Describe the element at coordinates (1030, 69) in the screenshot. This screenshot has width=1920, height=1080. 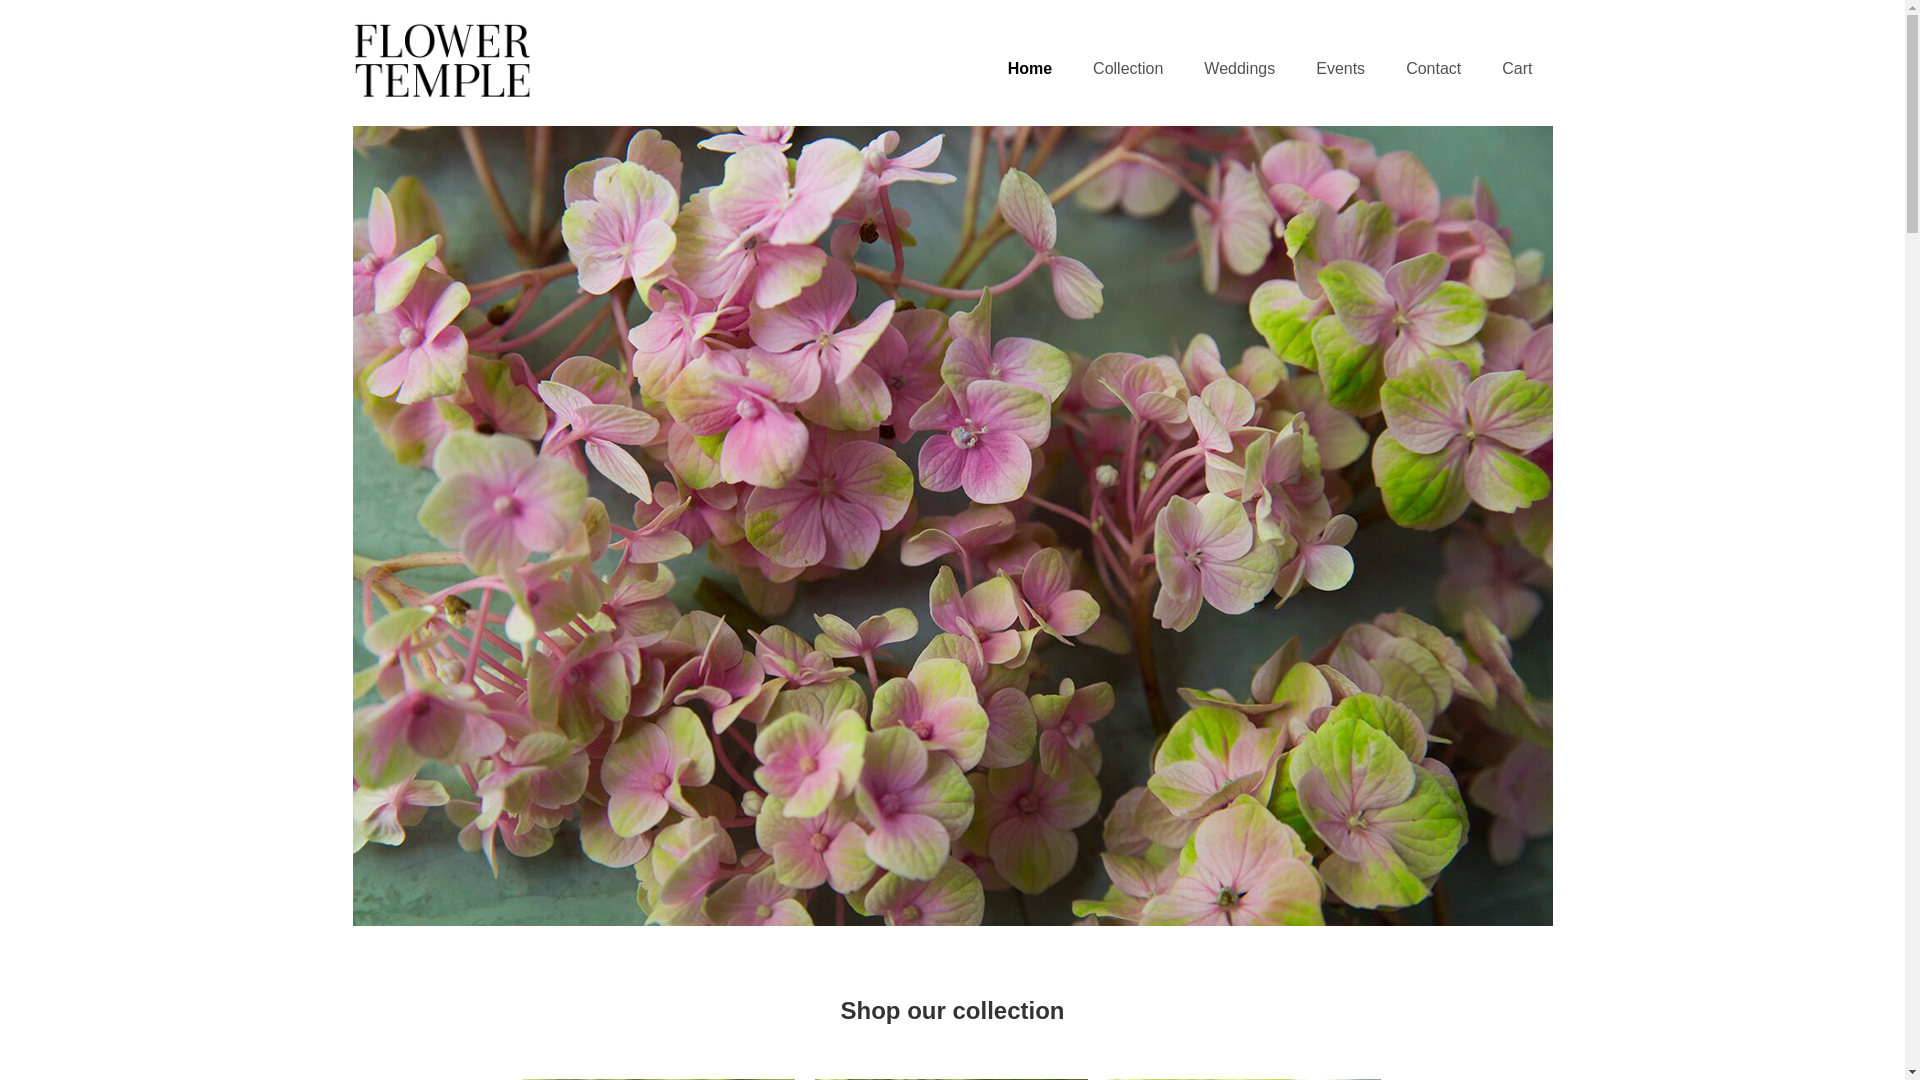
I see `'Home'` at that location.